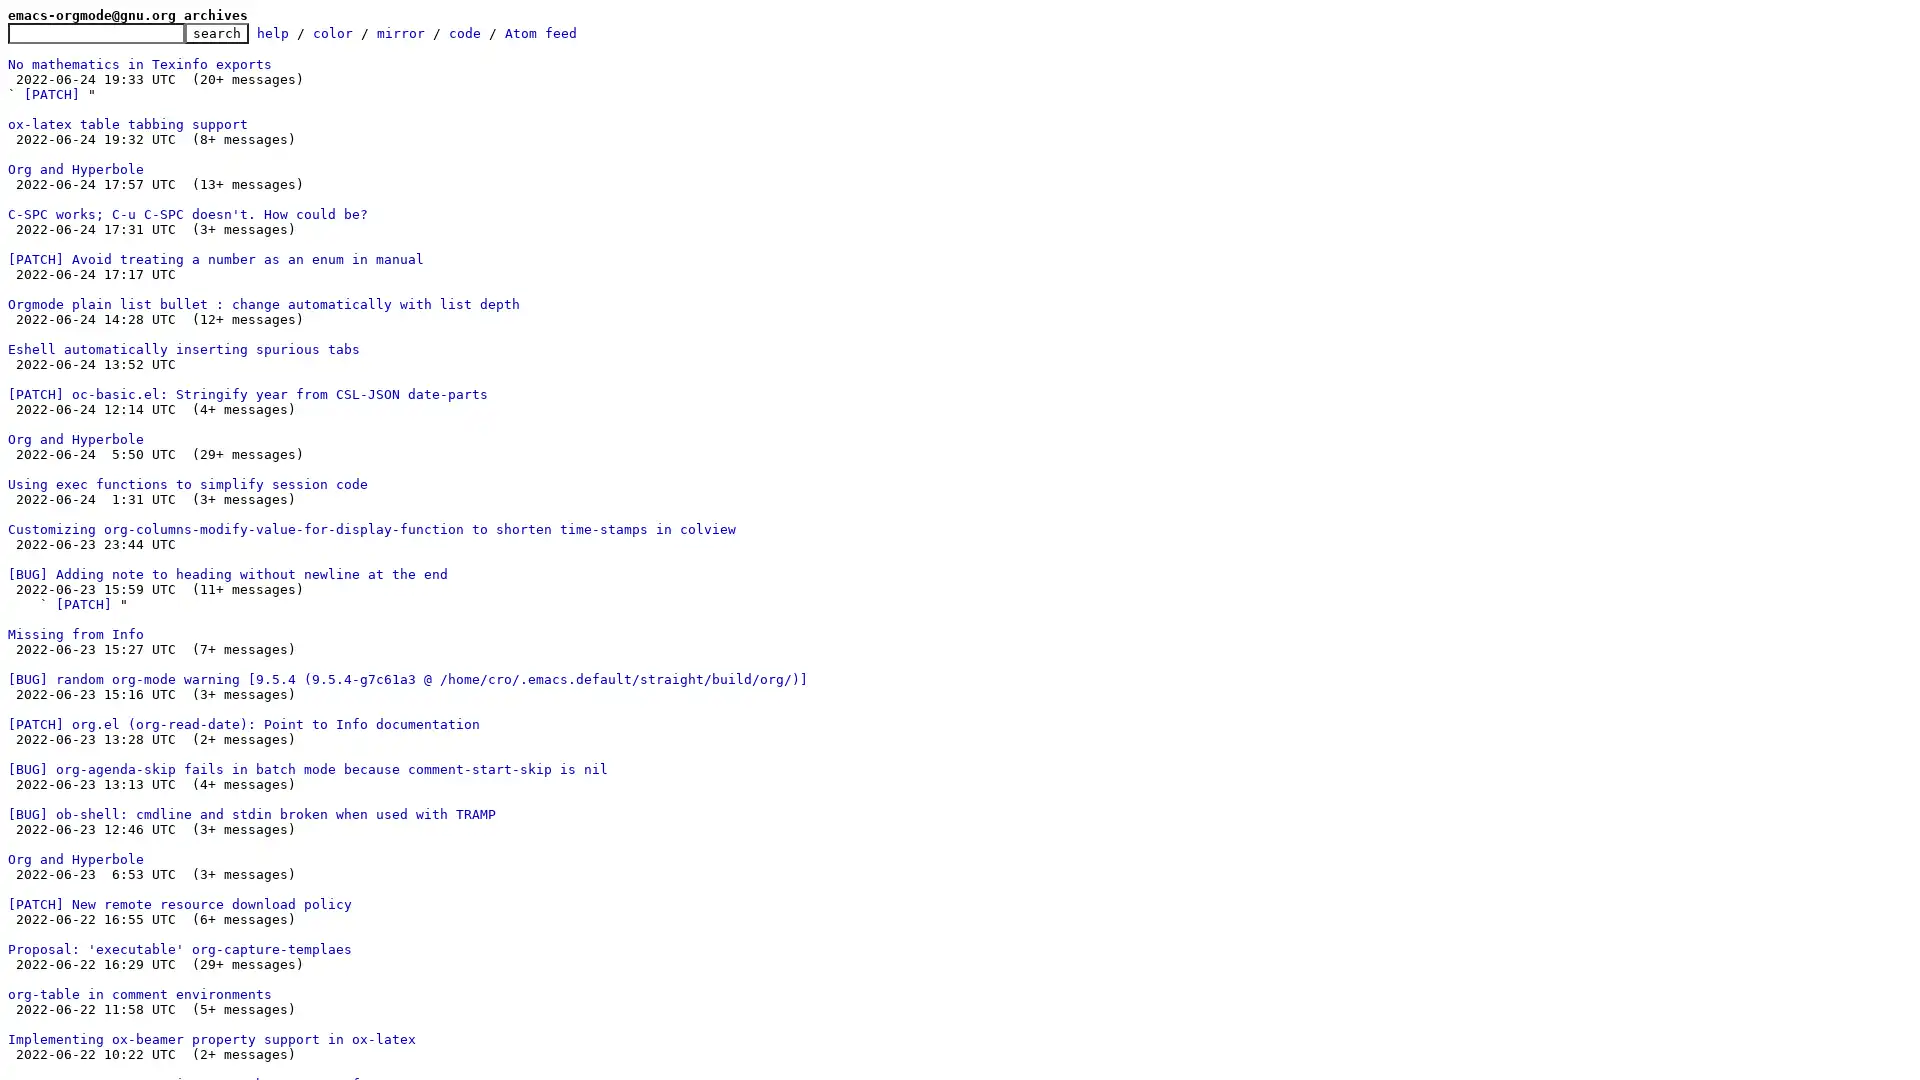  I want to click on search, so click(216, 33).